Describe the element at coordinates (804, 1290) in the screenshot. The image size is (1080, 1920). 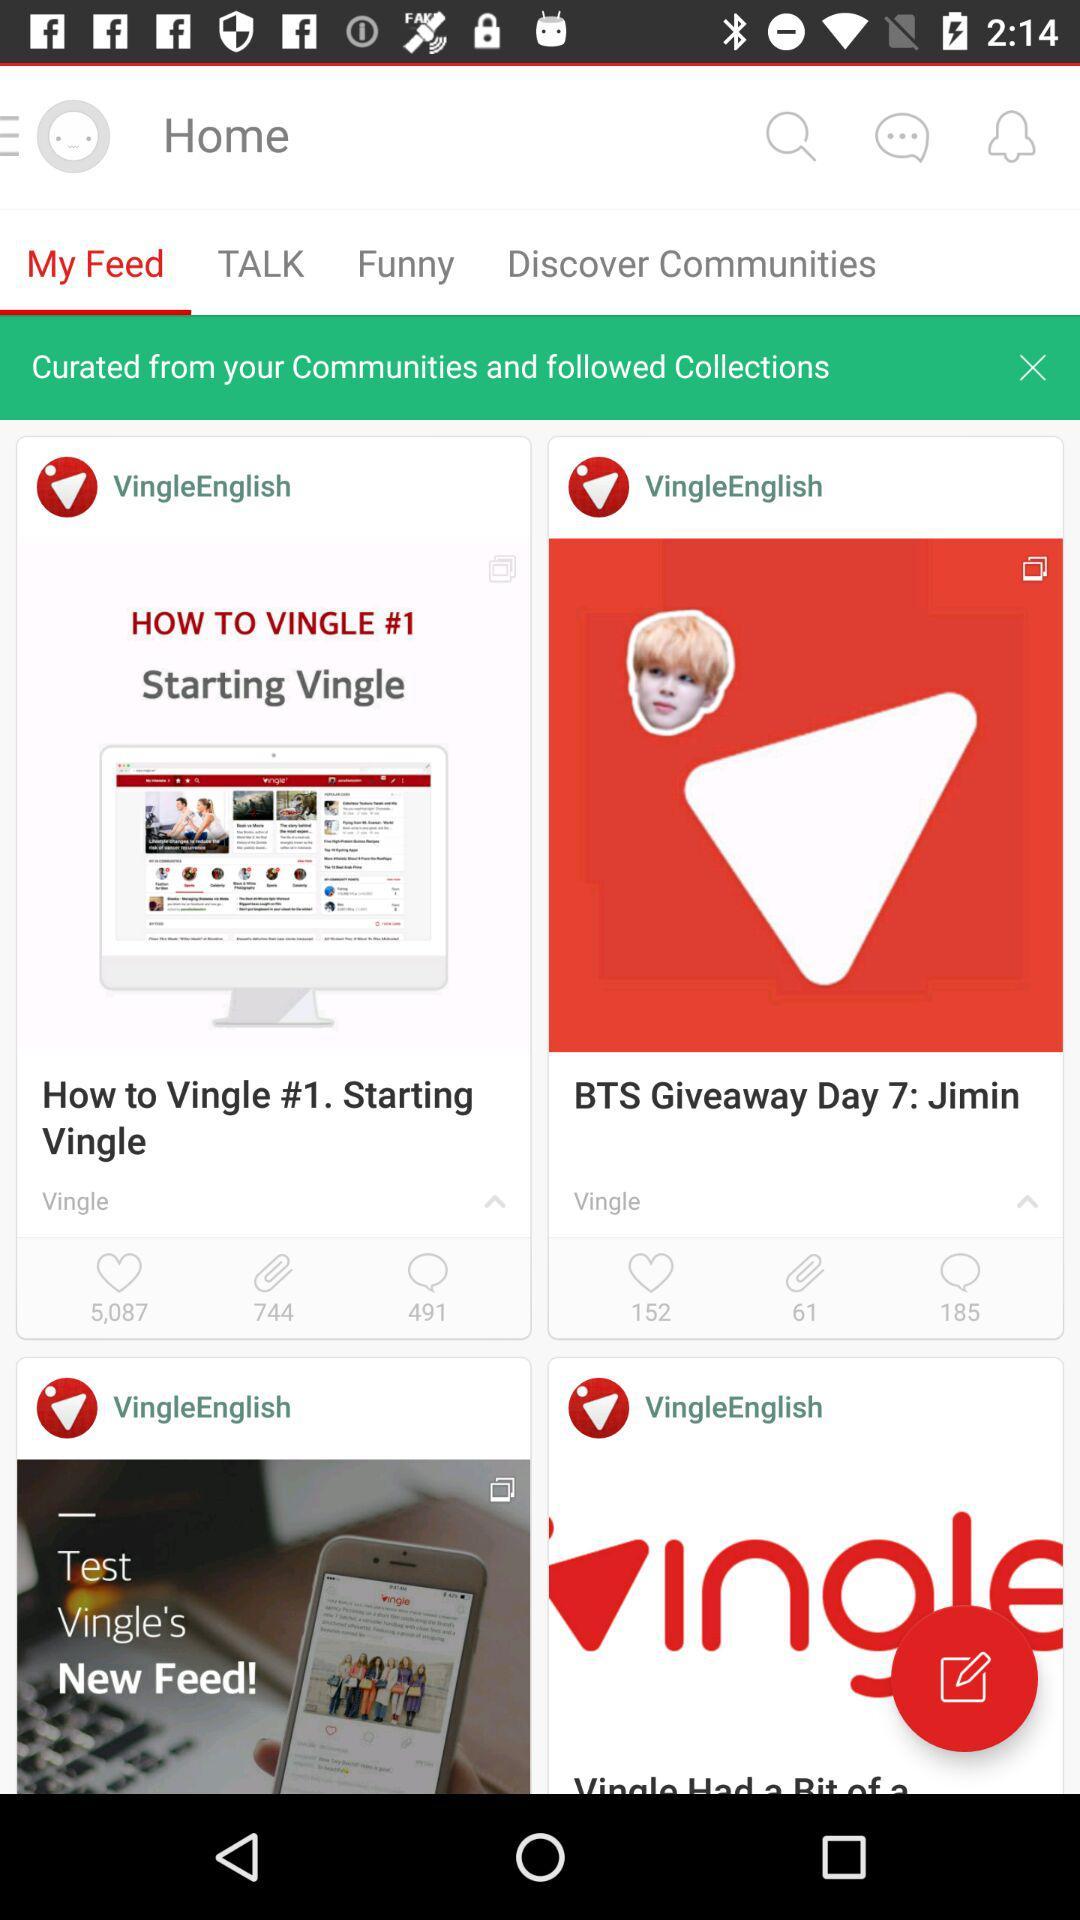
I see `icon above the vingleenglish icon` at that location.